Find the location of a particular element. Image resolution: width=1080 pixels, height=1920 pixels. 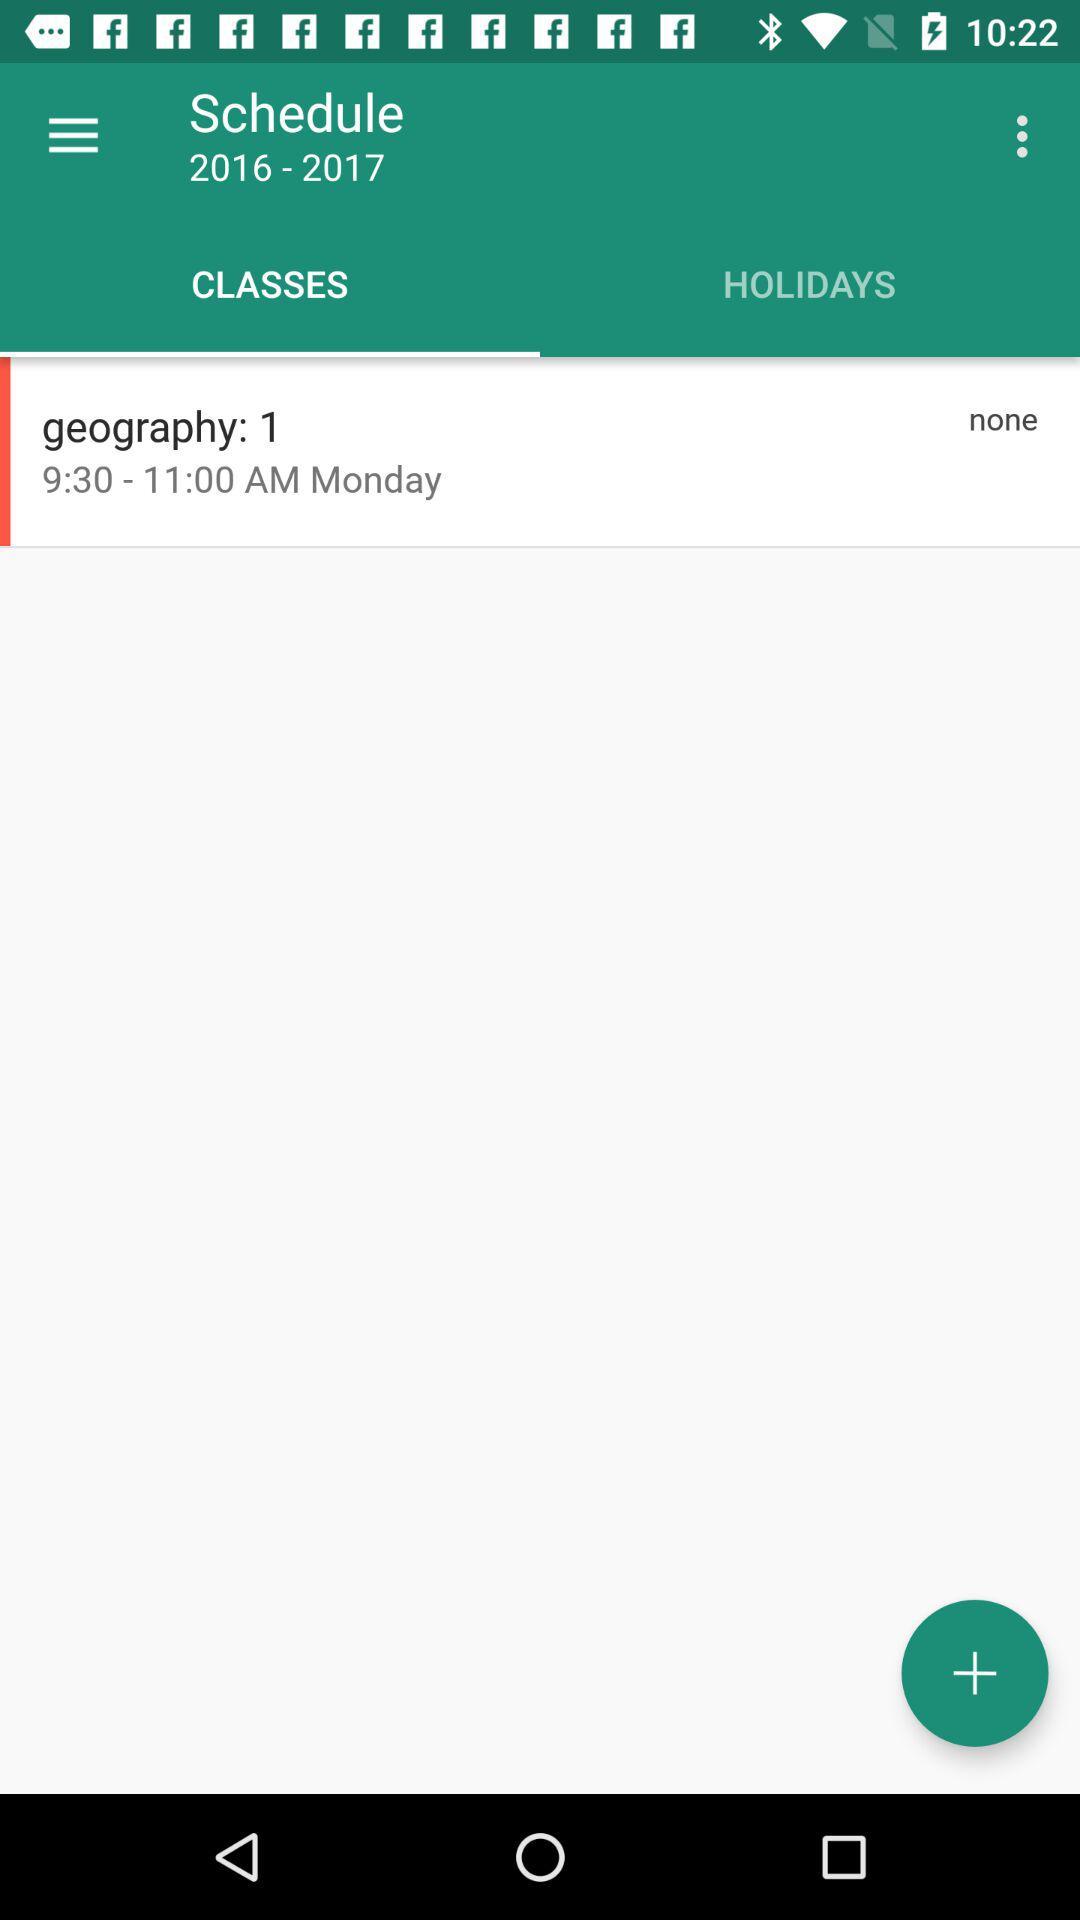

a new schedule entry is located at coordinates (974, 1673).